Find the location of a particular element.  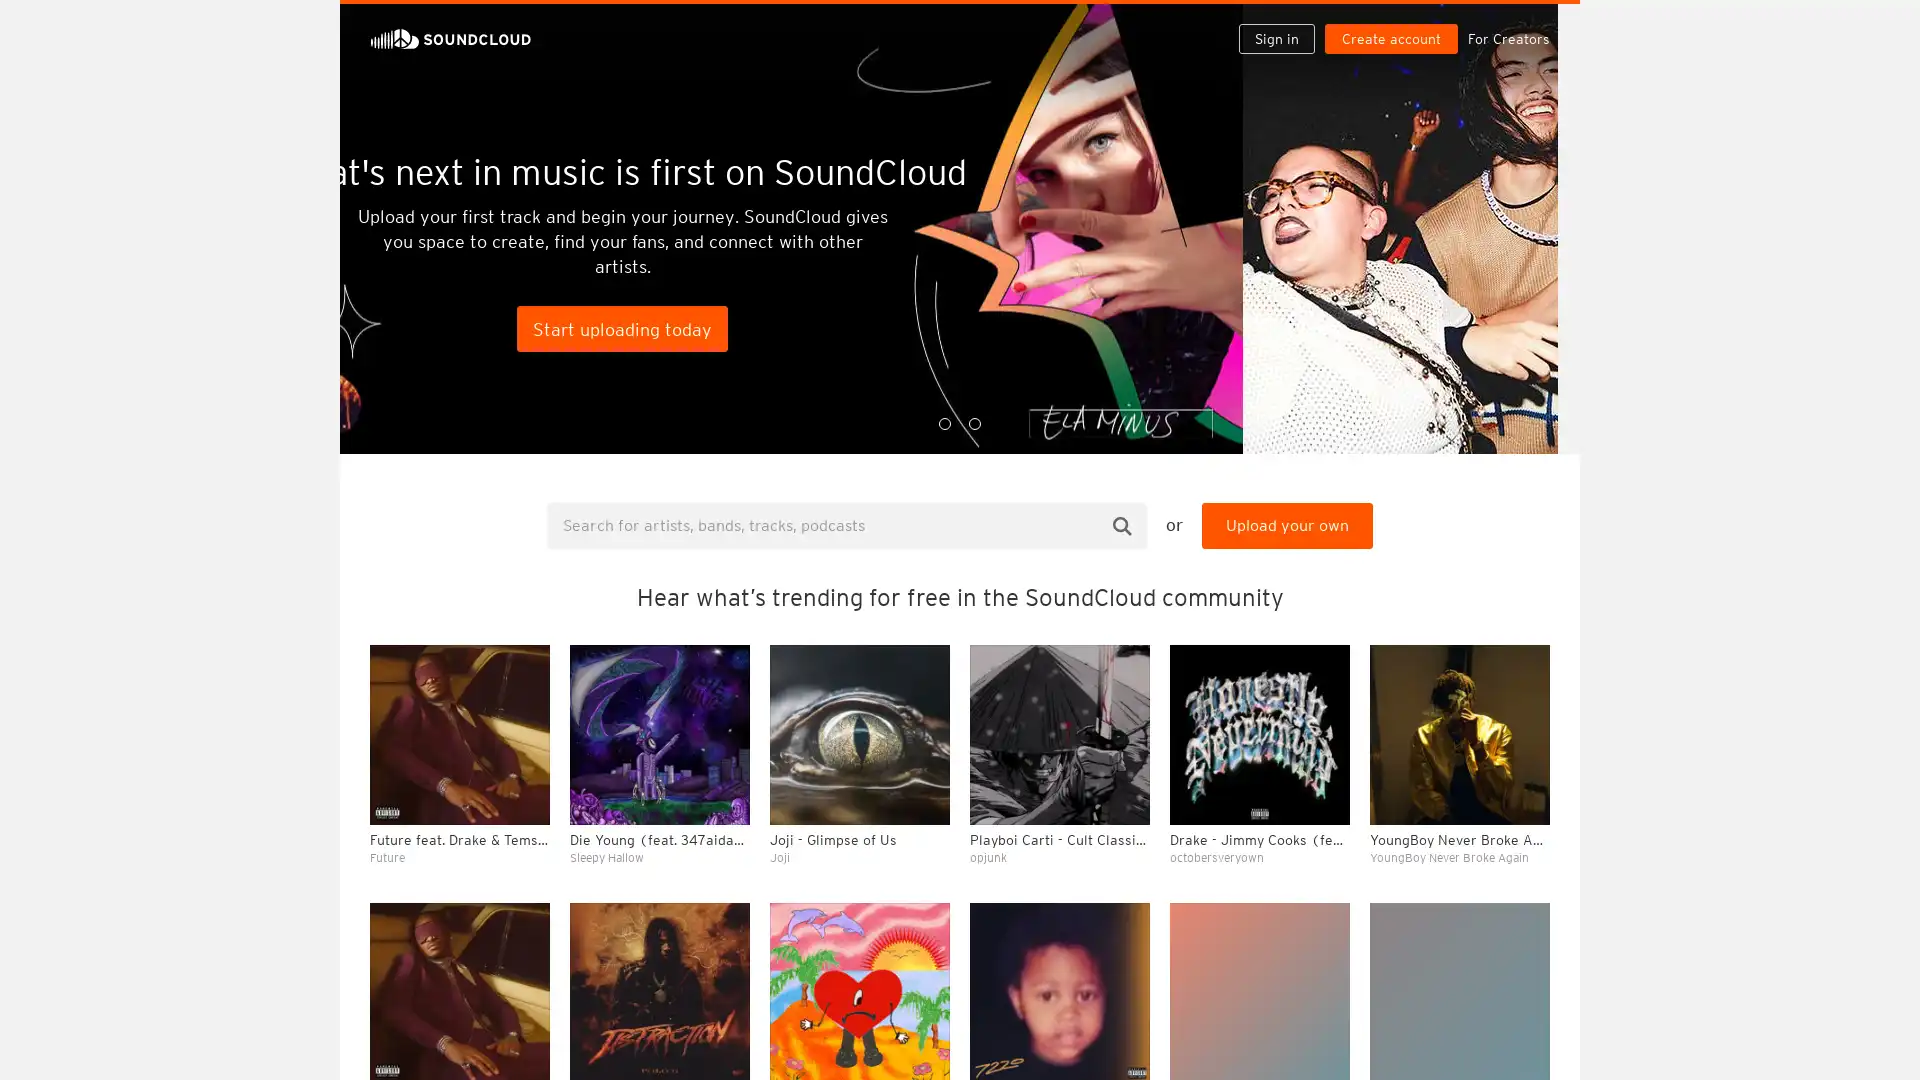

Create a SoundCloud account is located at coordinates (1390, 38).